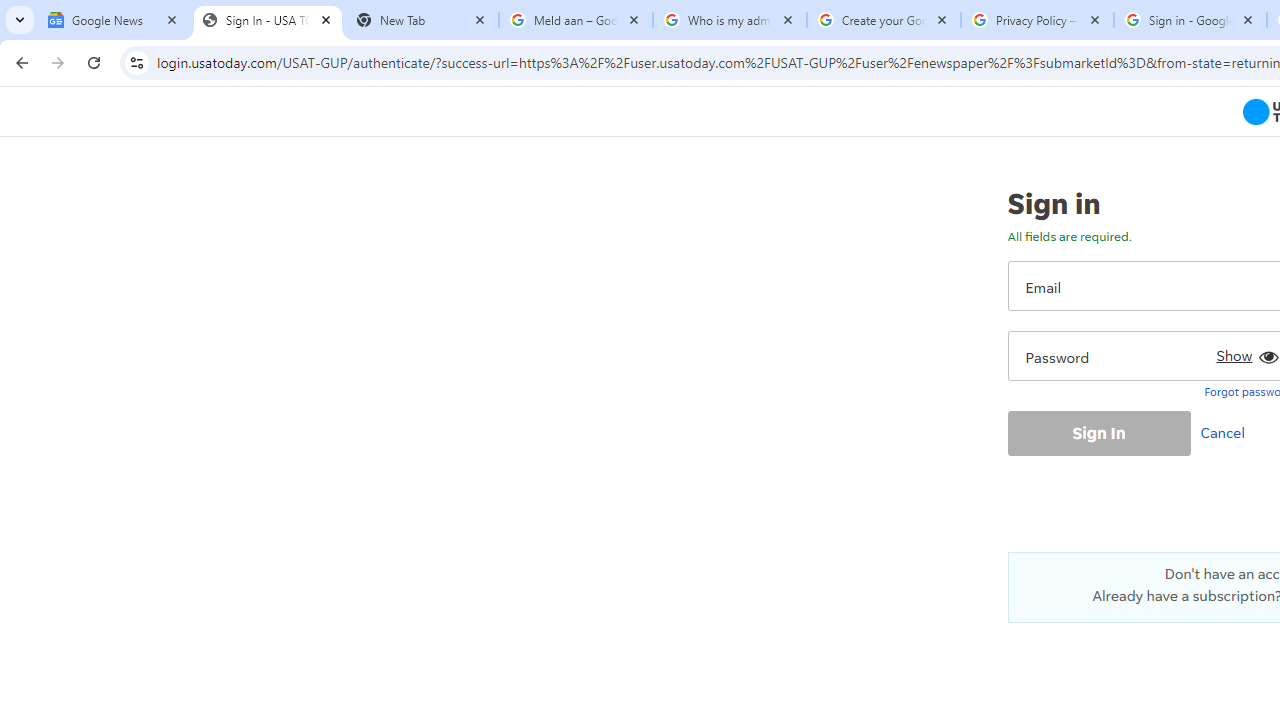  I want to click on 'Reload', so click(93, 61).